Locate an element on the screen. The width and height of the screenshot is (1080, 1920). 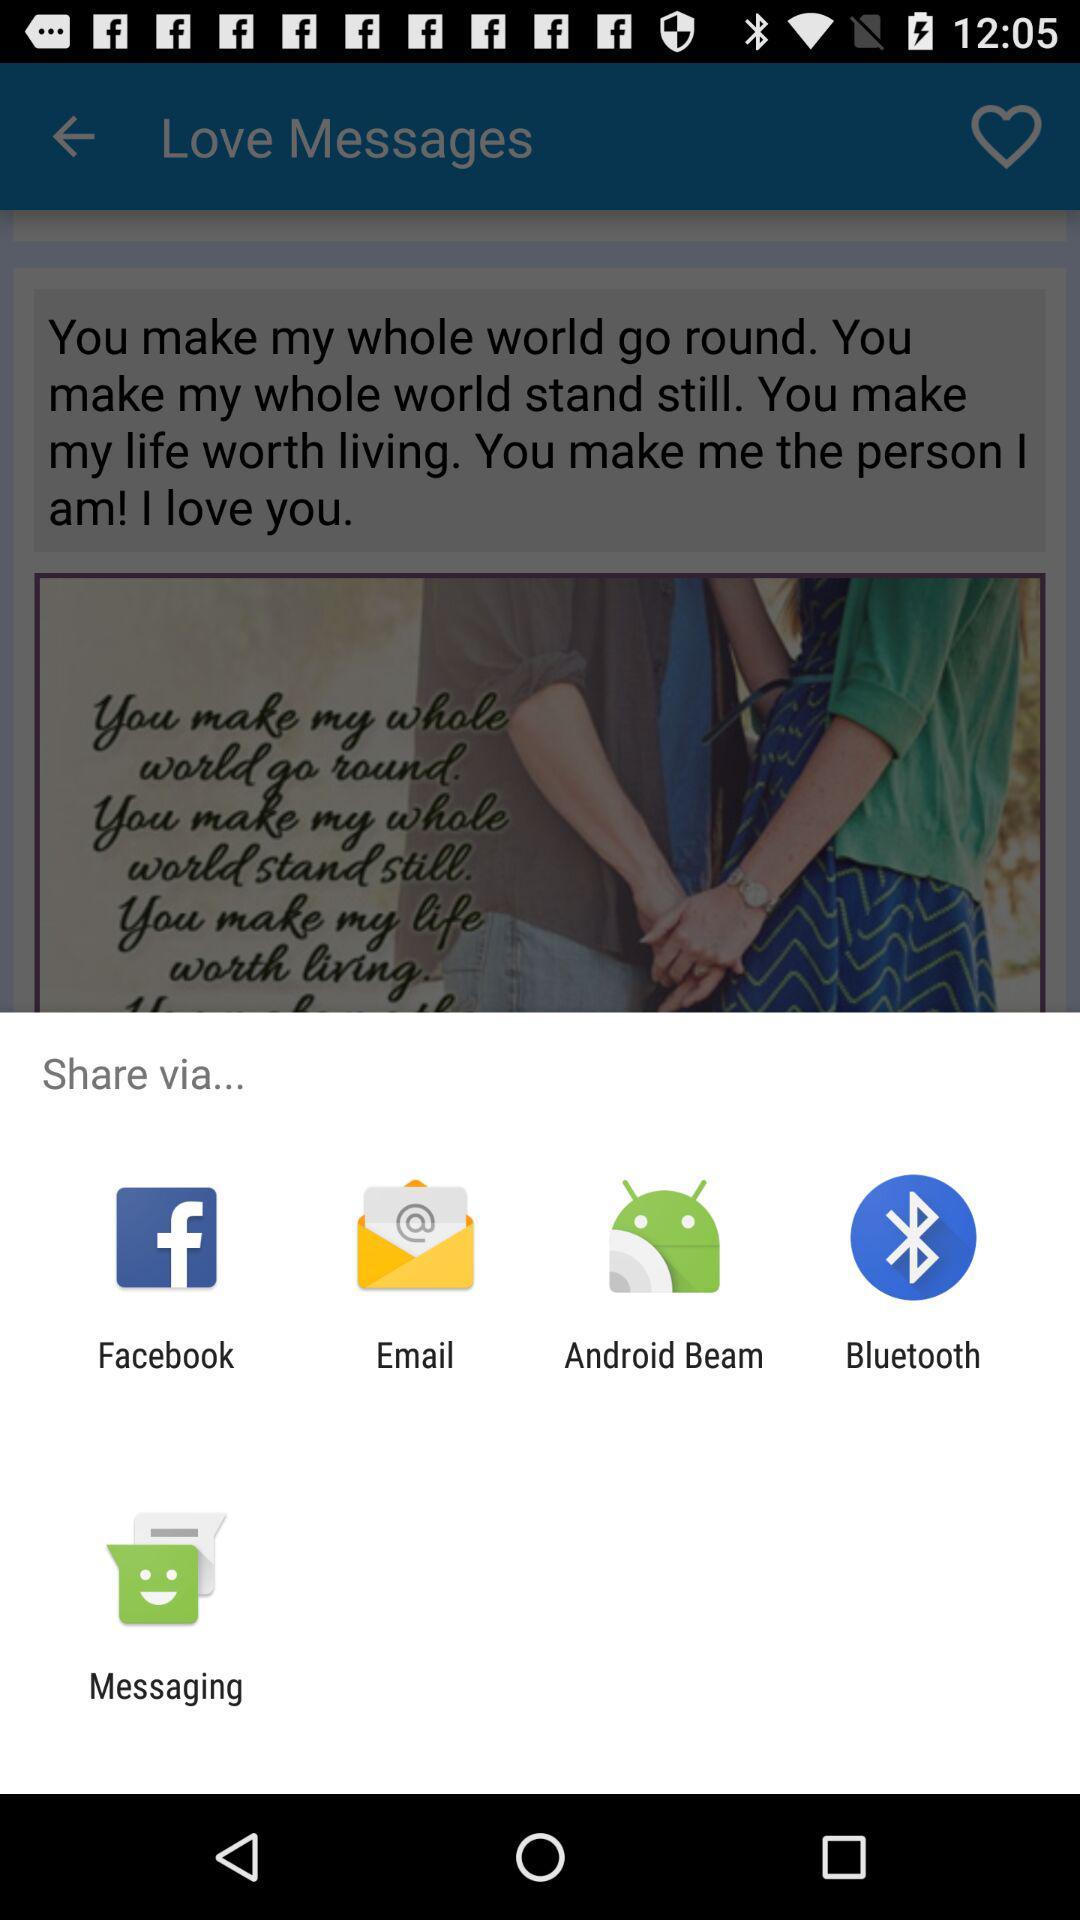
app to the left of the email icon is located at coordinates (165, 1374).